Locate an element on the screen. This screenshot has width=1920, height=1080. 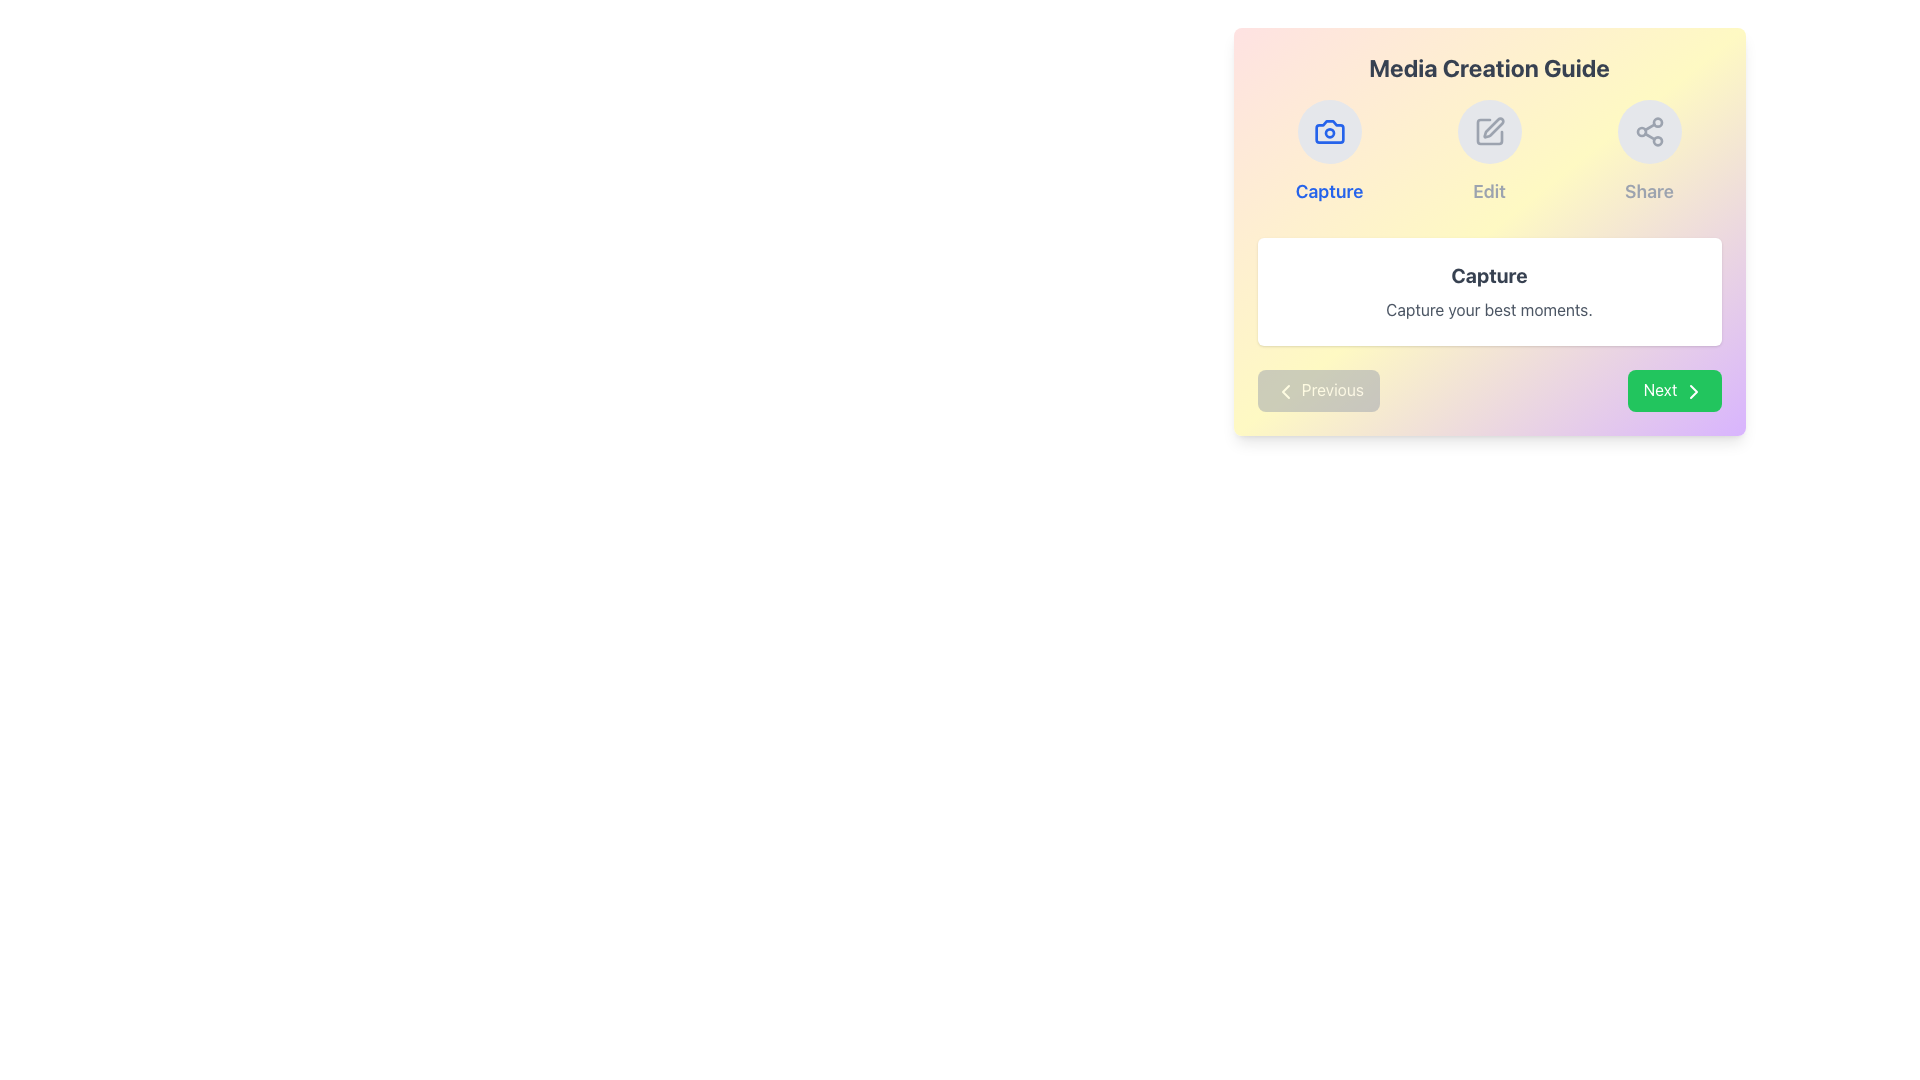
the camera icon located in the top left section of the 'Media Creation Guide' card, which has a blue background and a minimalistic outline design is located at coordinates (1329, 131).